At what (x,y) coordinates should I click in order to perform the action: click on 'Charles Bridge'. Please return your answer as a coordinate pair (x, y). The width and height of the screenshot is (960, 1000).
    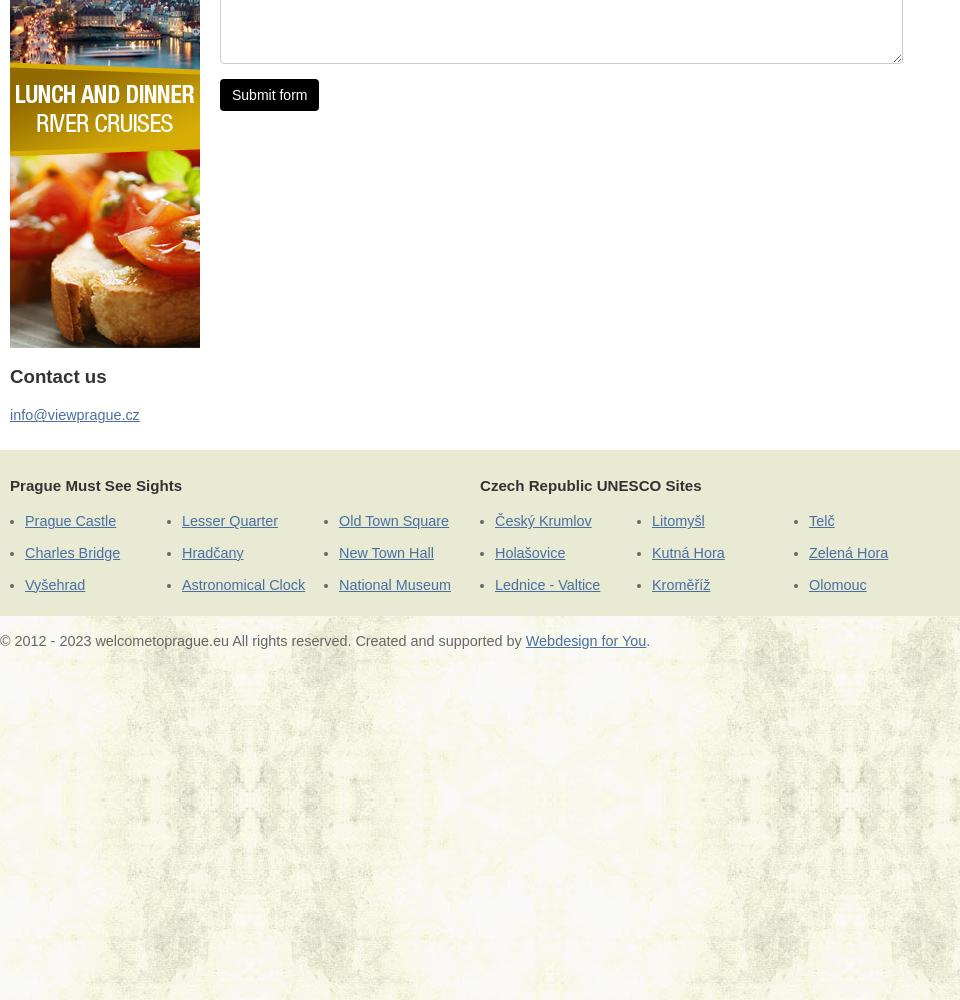
    Looking at the image, I should click on (72, 552).